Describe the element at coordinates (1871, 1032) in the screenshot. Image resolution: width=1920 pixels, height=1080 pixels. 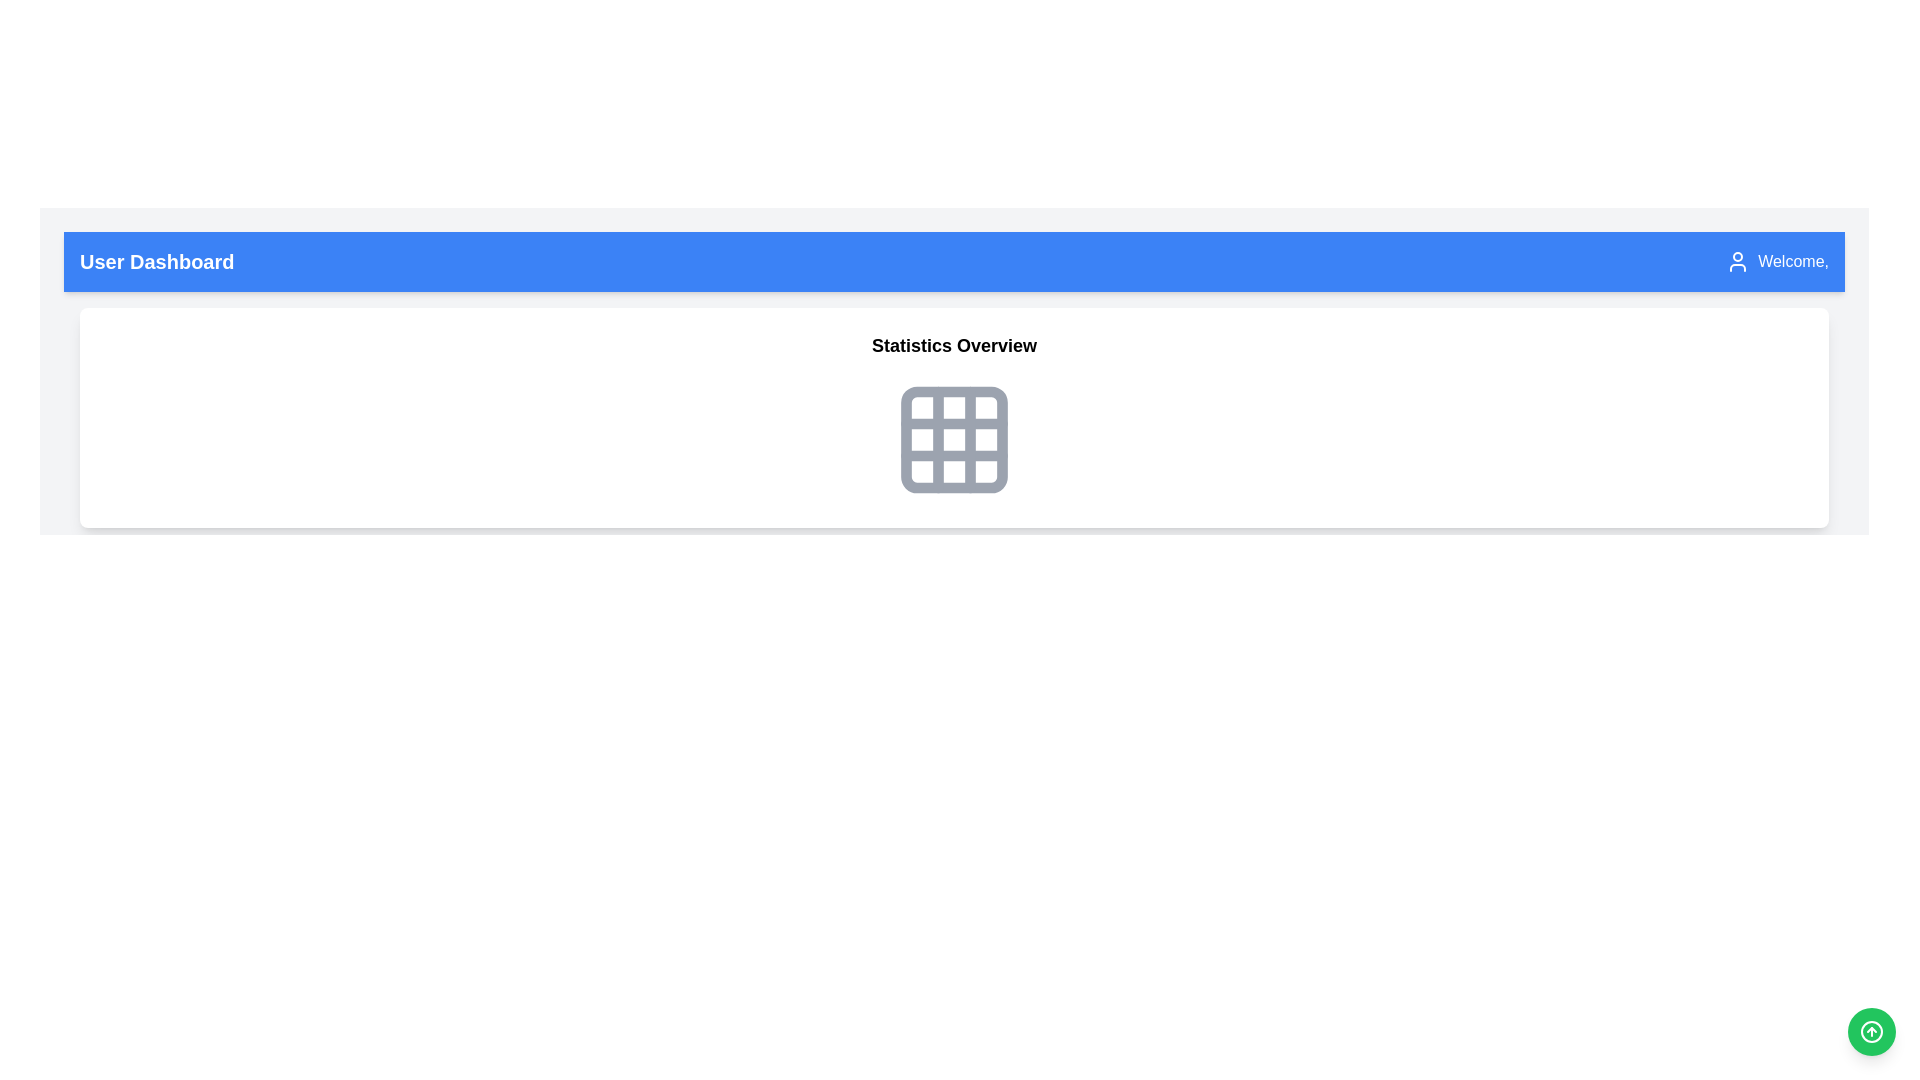
I see `the circular outline icon located in the bottom-right corner of the interface` at that location.